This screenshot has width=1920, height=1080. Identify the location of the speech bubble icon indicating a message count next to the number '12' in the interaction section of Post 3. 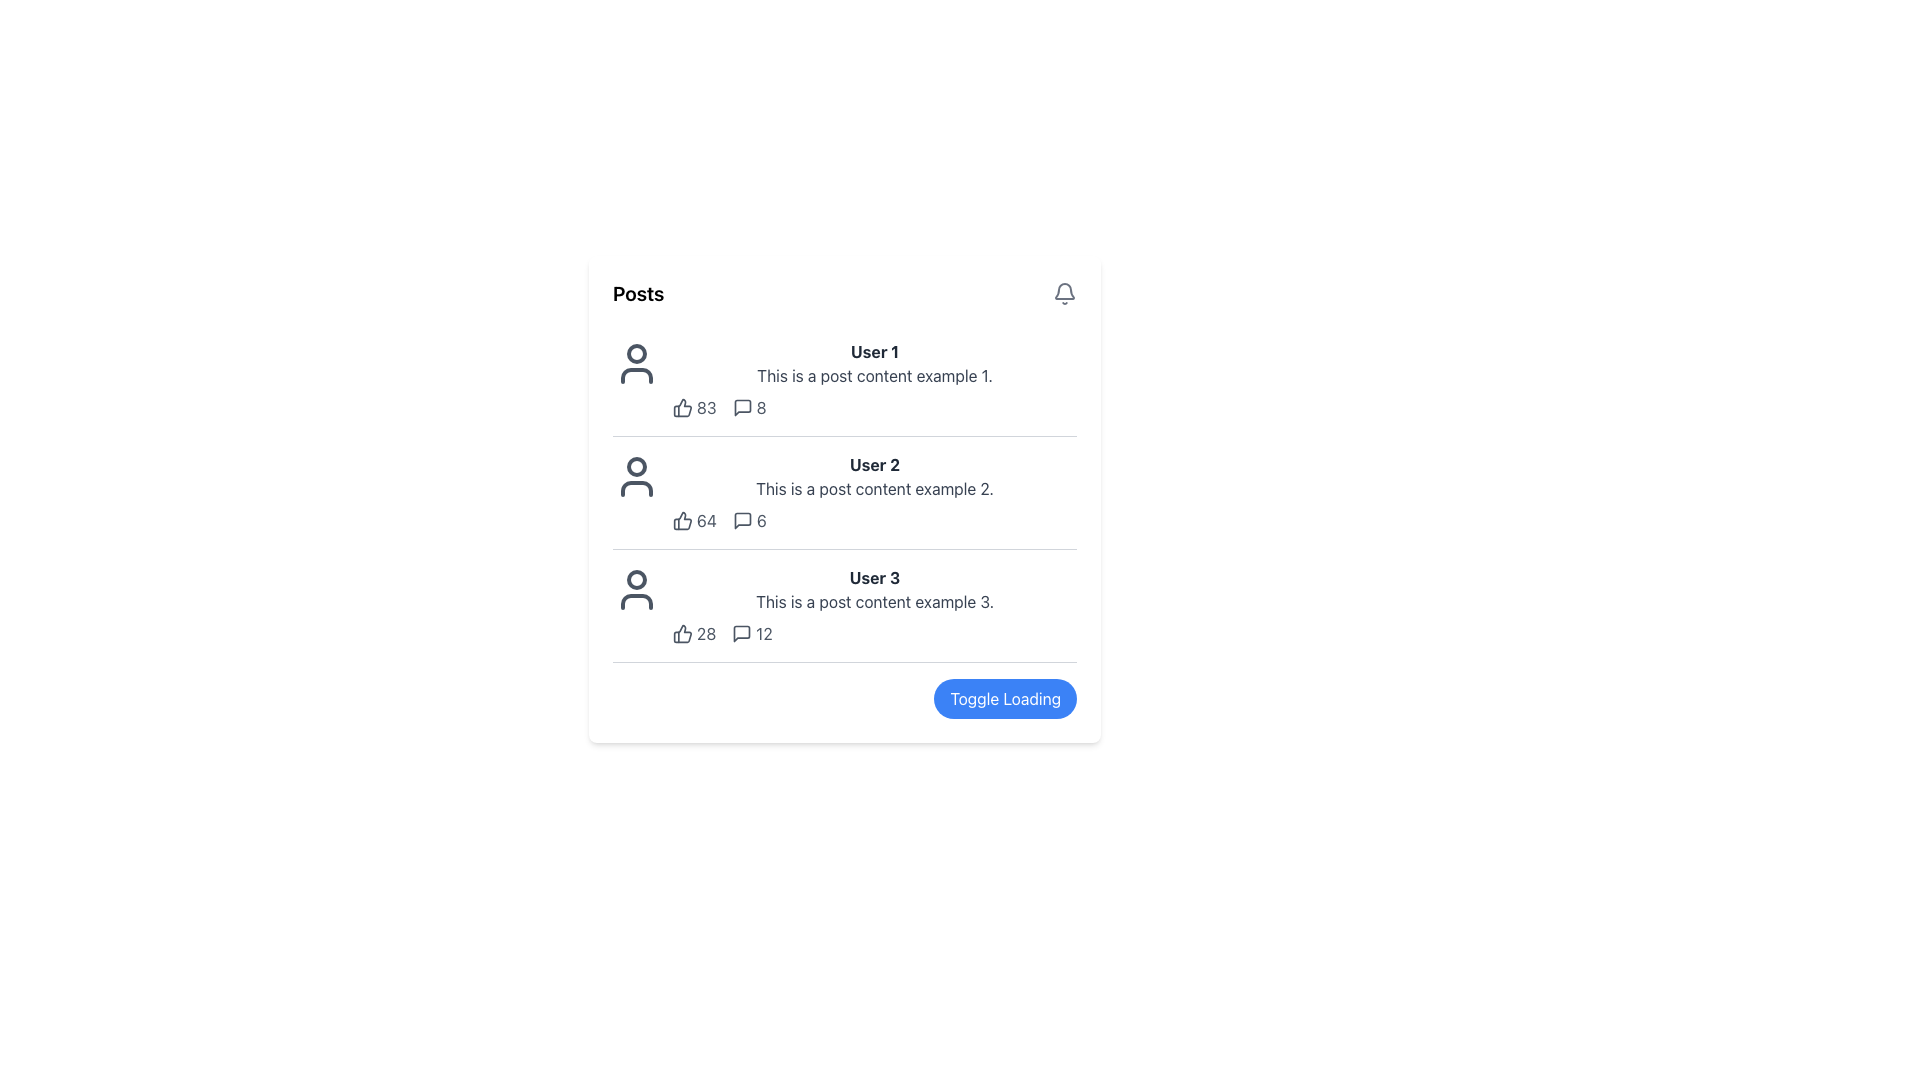
(741, 633).